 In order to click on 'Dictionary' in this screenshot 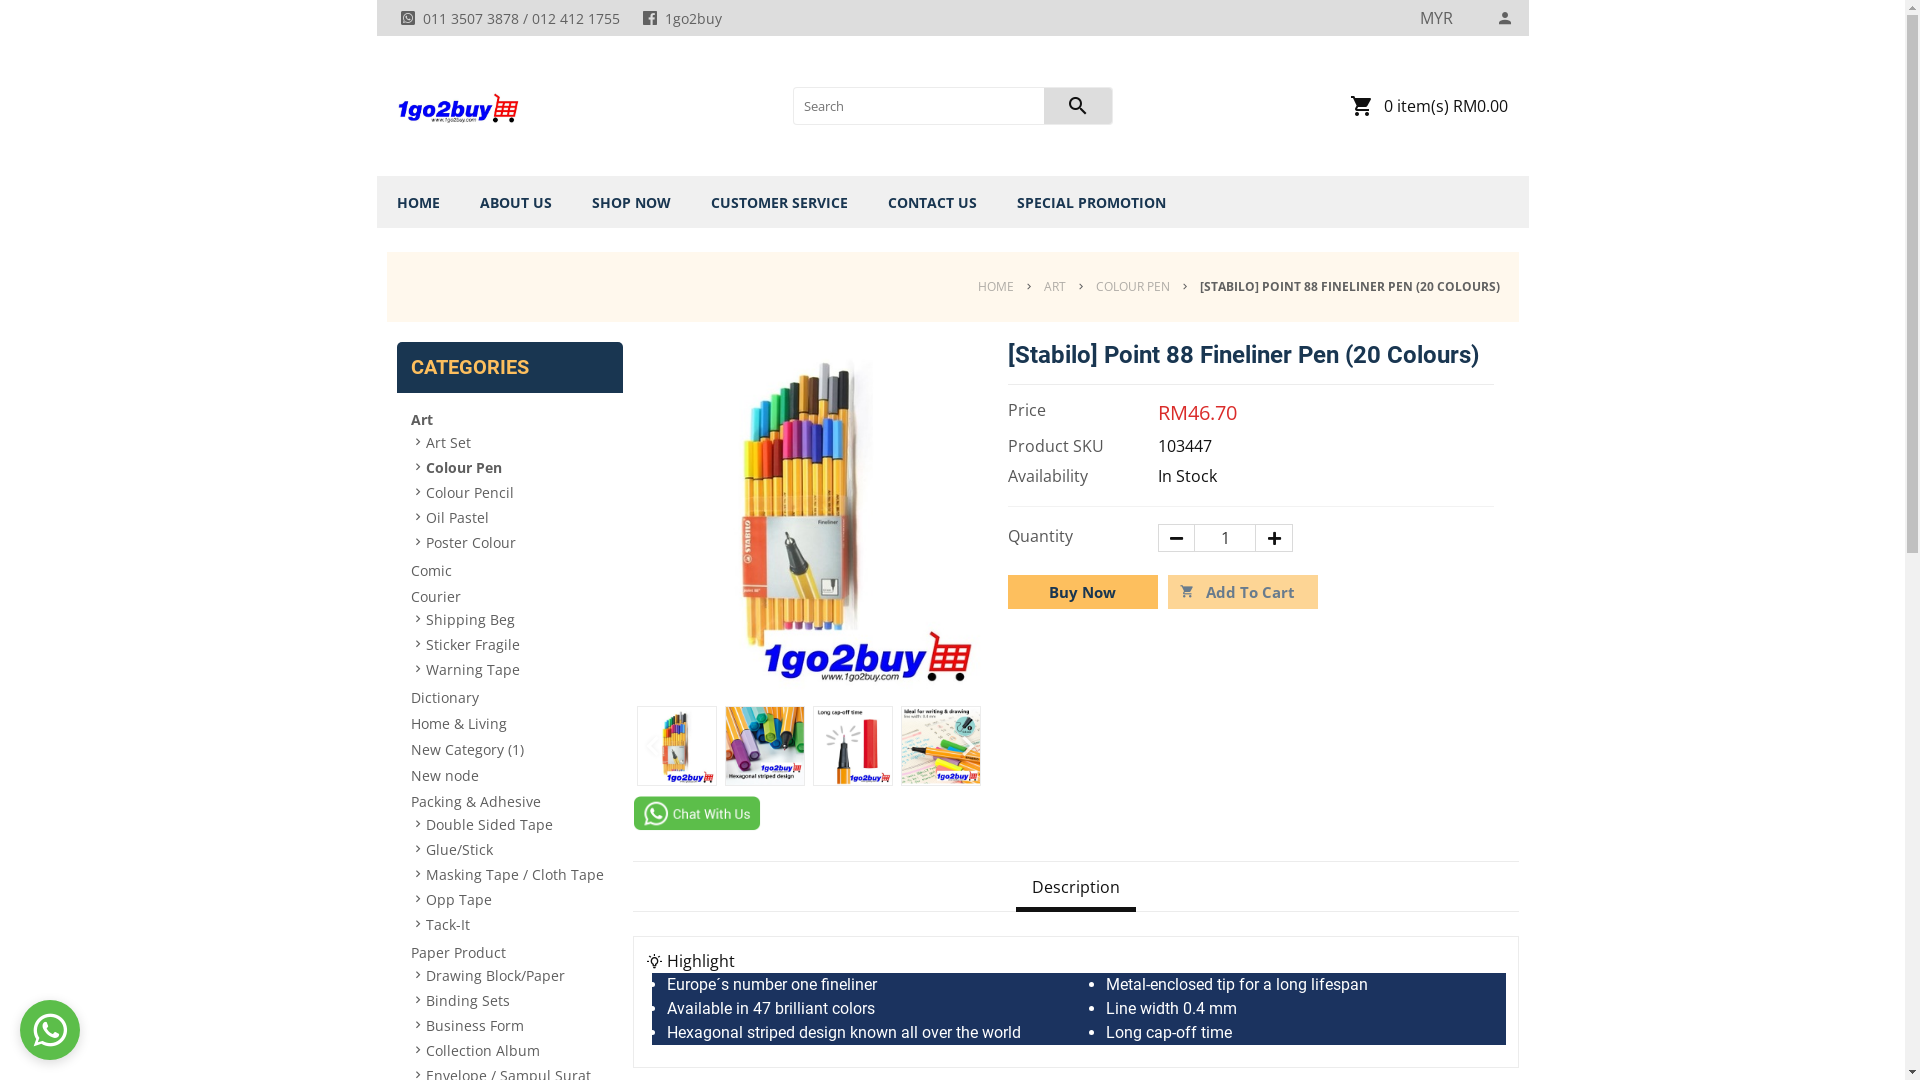, I will do `click(508, 695)`.